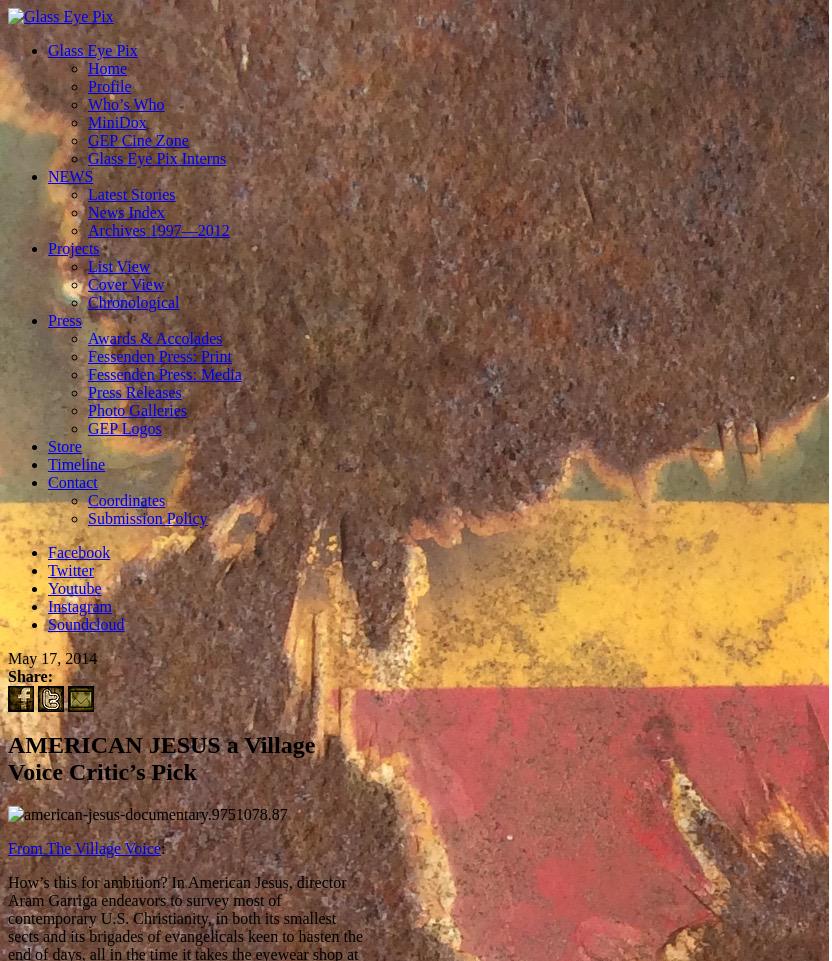 The width and height of the screenshot is (832, 961). What do you see at coordinates (158, 847) in the screenshot?
I see `':'` at bounding box center [158, 847].